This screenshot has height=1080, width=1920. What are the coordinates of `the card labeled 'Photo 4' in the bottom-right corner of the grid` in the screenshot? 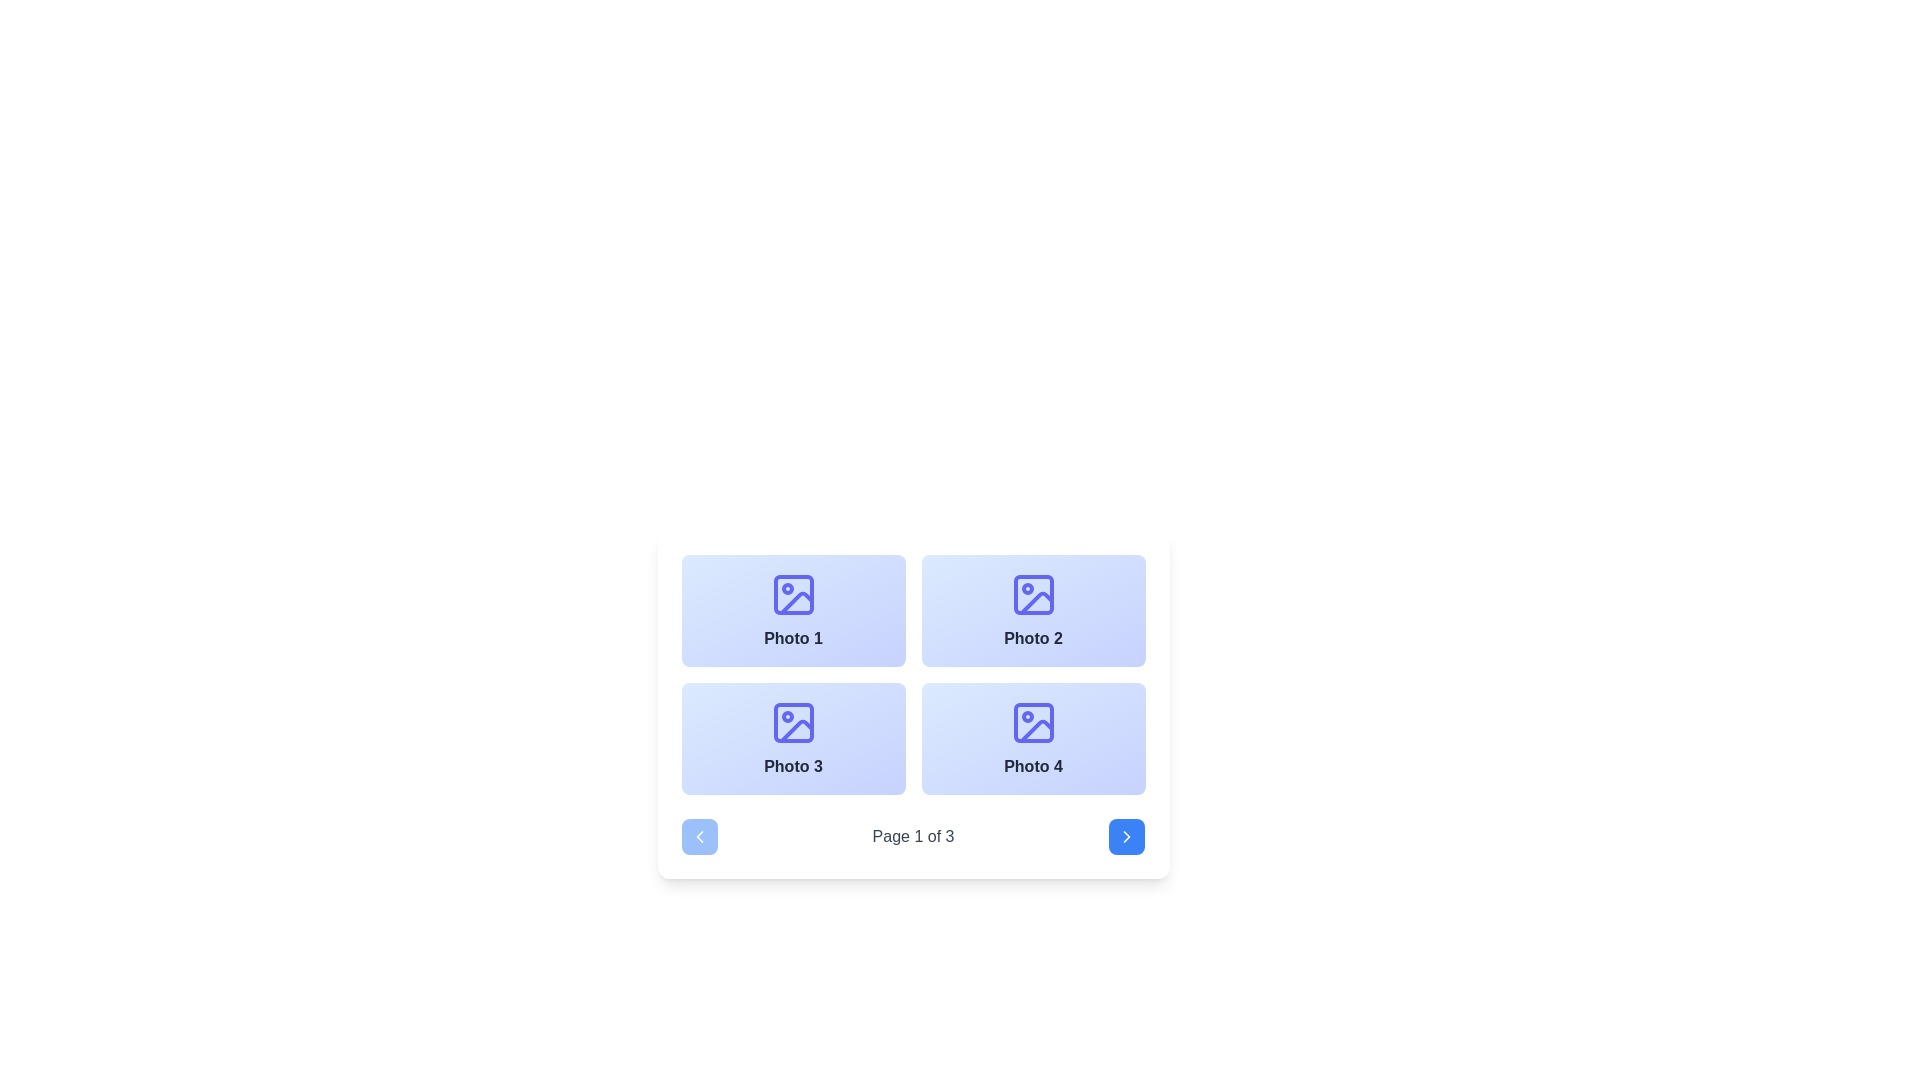 It's located at (1033, 739).